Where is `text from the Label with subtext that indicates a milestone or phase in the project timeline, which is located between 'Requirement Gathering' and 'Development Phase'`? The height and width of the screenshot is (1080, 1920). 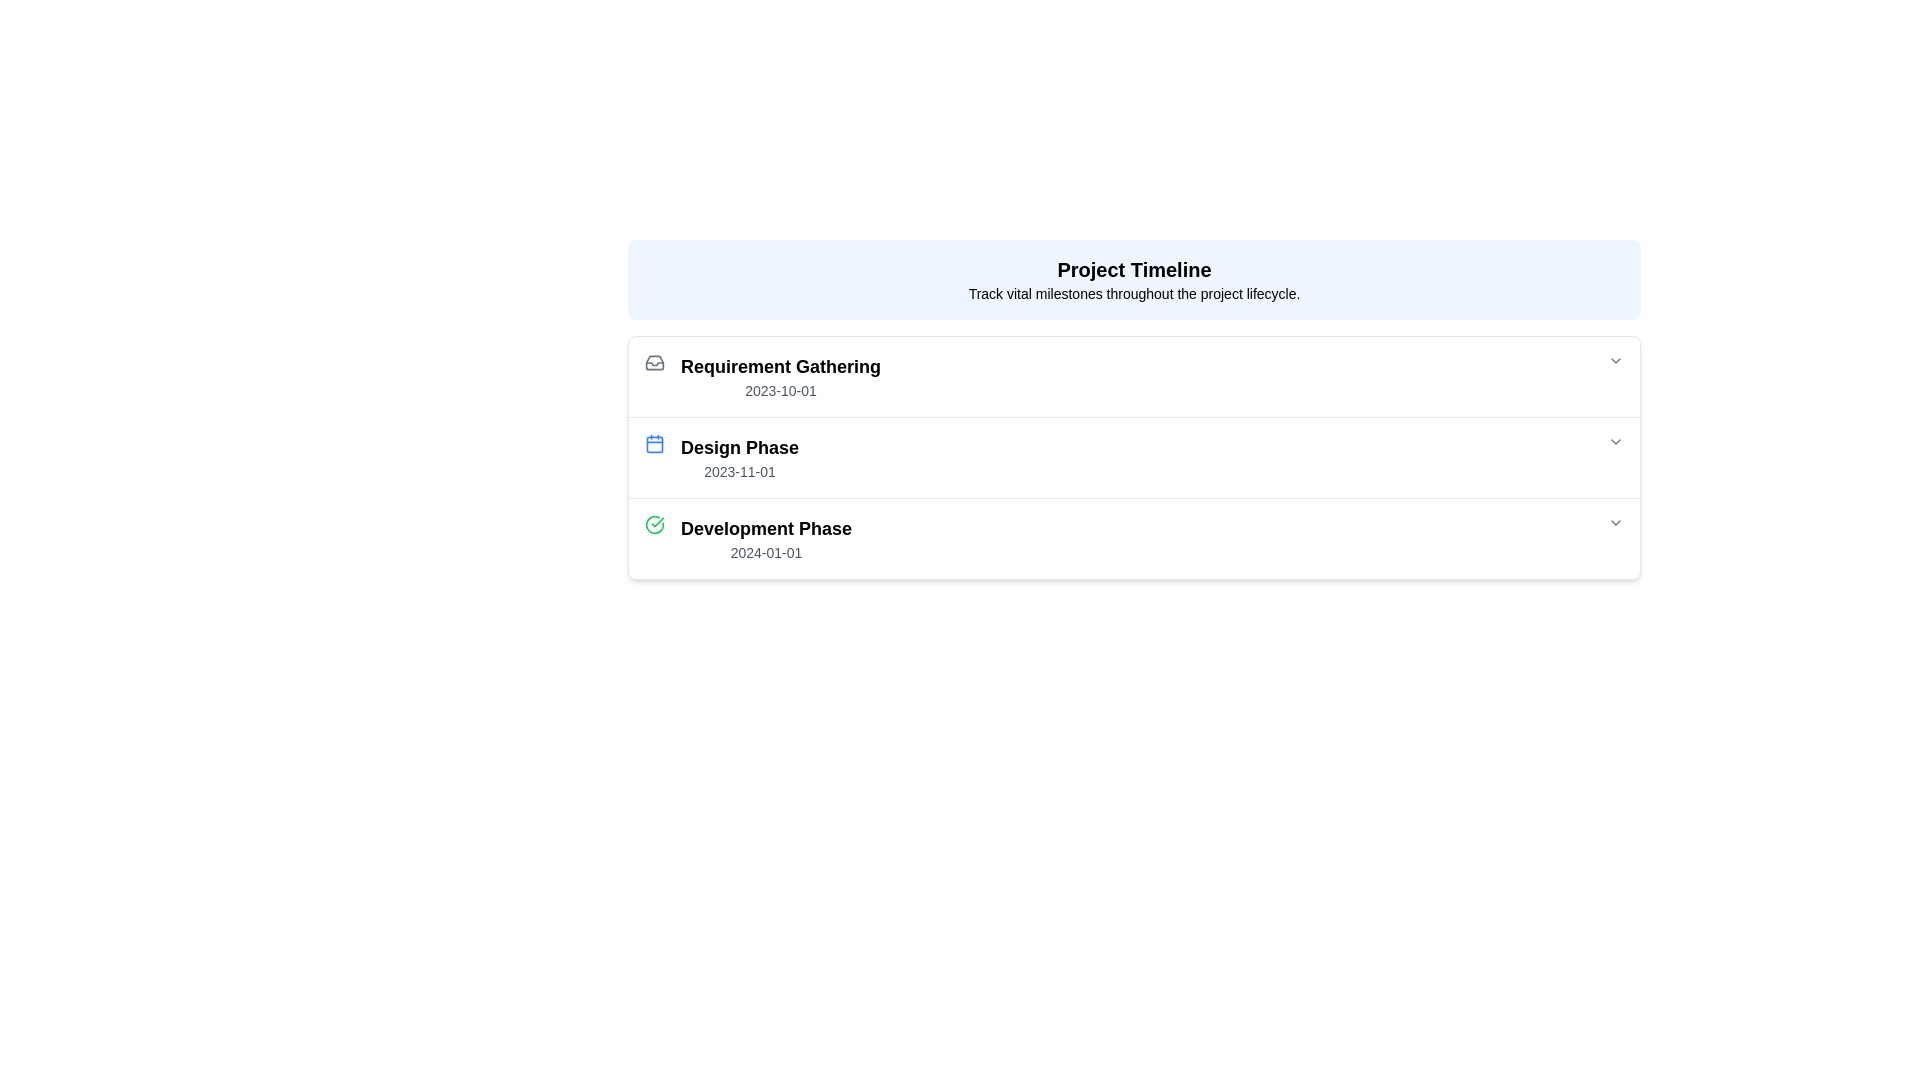
text from the Label with subtext that indicates a milestone or phase in the project timeline, which is located between 'Requirement Gathering' and 'Development Phase' is located at coordinates (738, 458).